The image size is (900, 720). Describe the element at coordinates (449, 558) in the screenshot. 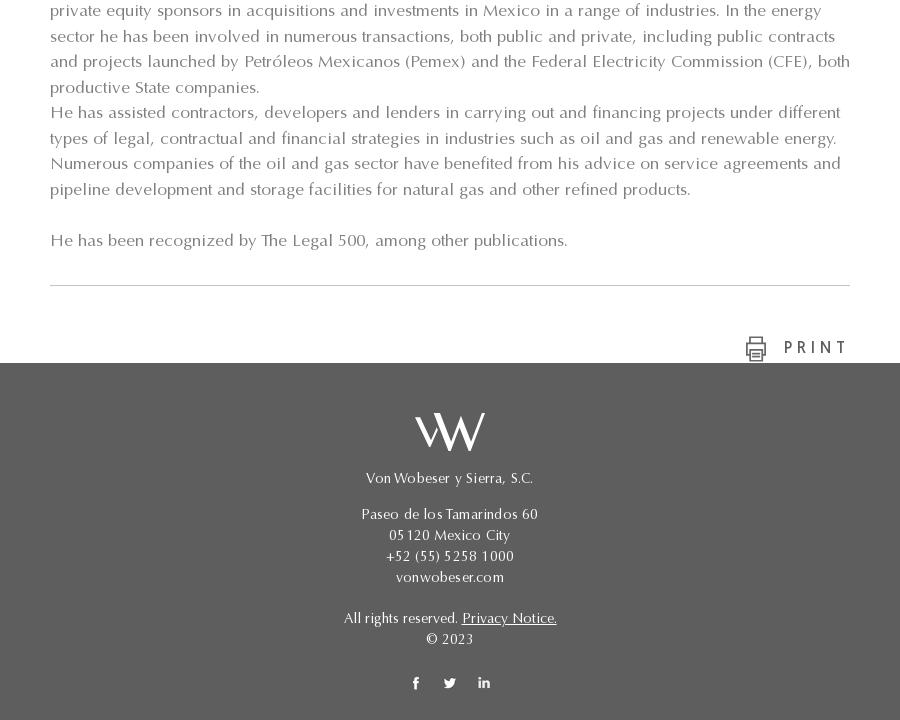

I see `'+52 (55) 5258 1000'` at that location.